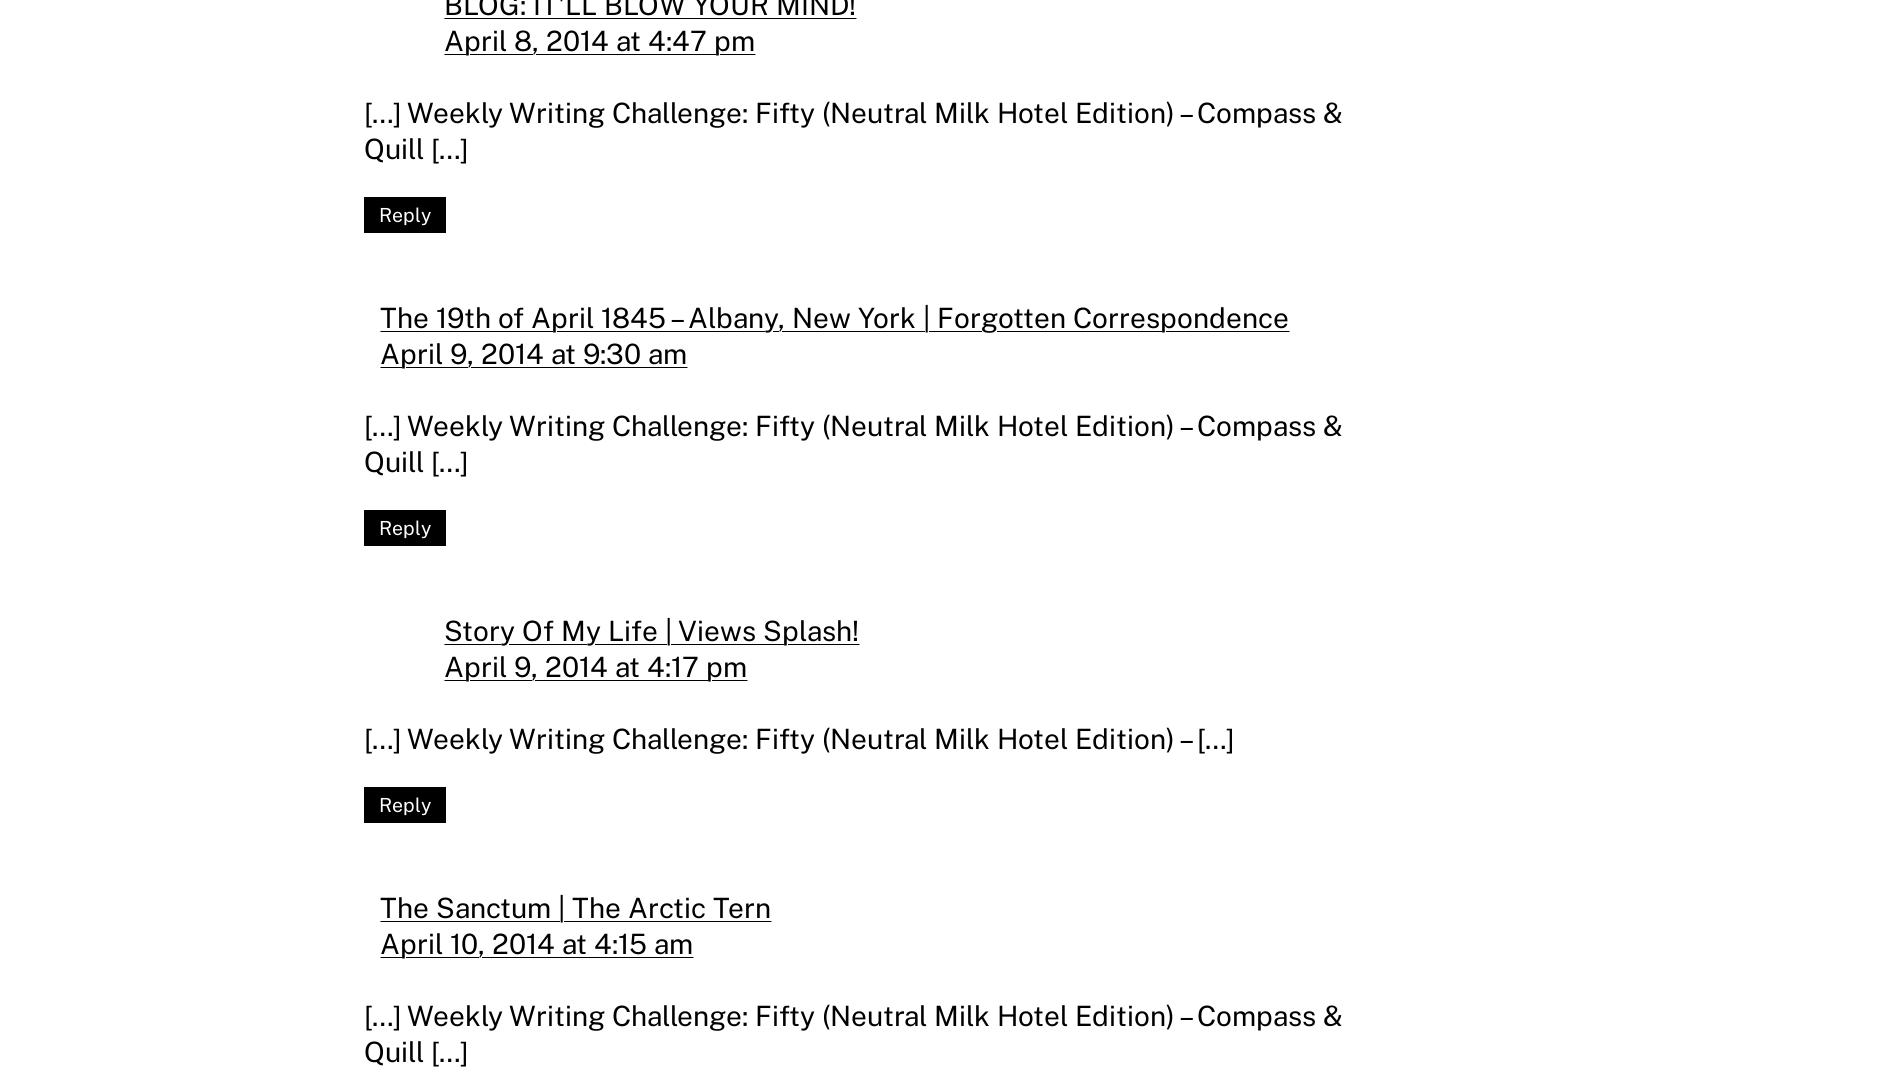 The image size is (1900, 1074). What do you see at coordinates (536, 942) in the screenshot?
I see `'April 10, 2014 at 4:15 am'` at bounding box center [536, 942].